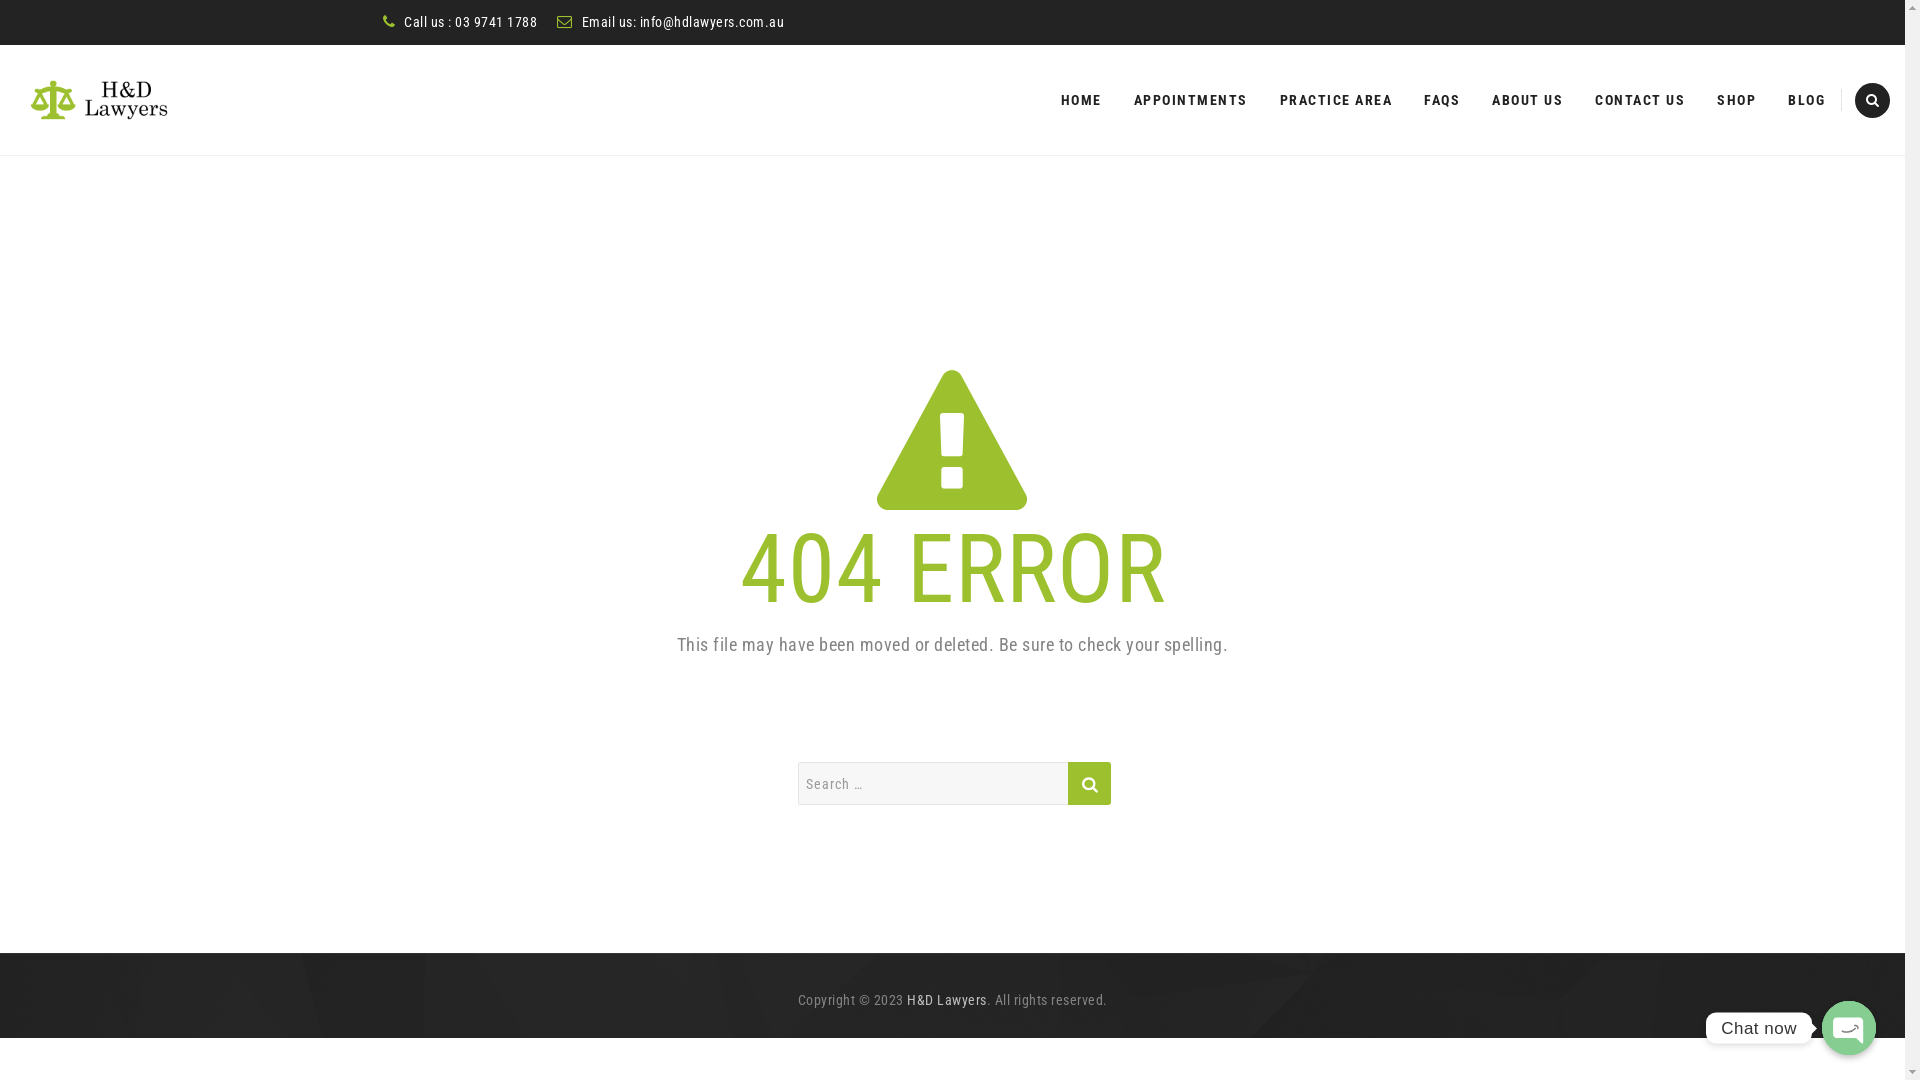 The width and height of the screenshot is (1920, 1080). Describe the element at coordinates (712, 22) in the screenshot. I see `'info@hdlawyers.com.au'` at that location.